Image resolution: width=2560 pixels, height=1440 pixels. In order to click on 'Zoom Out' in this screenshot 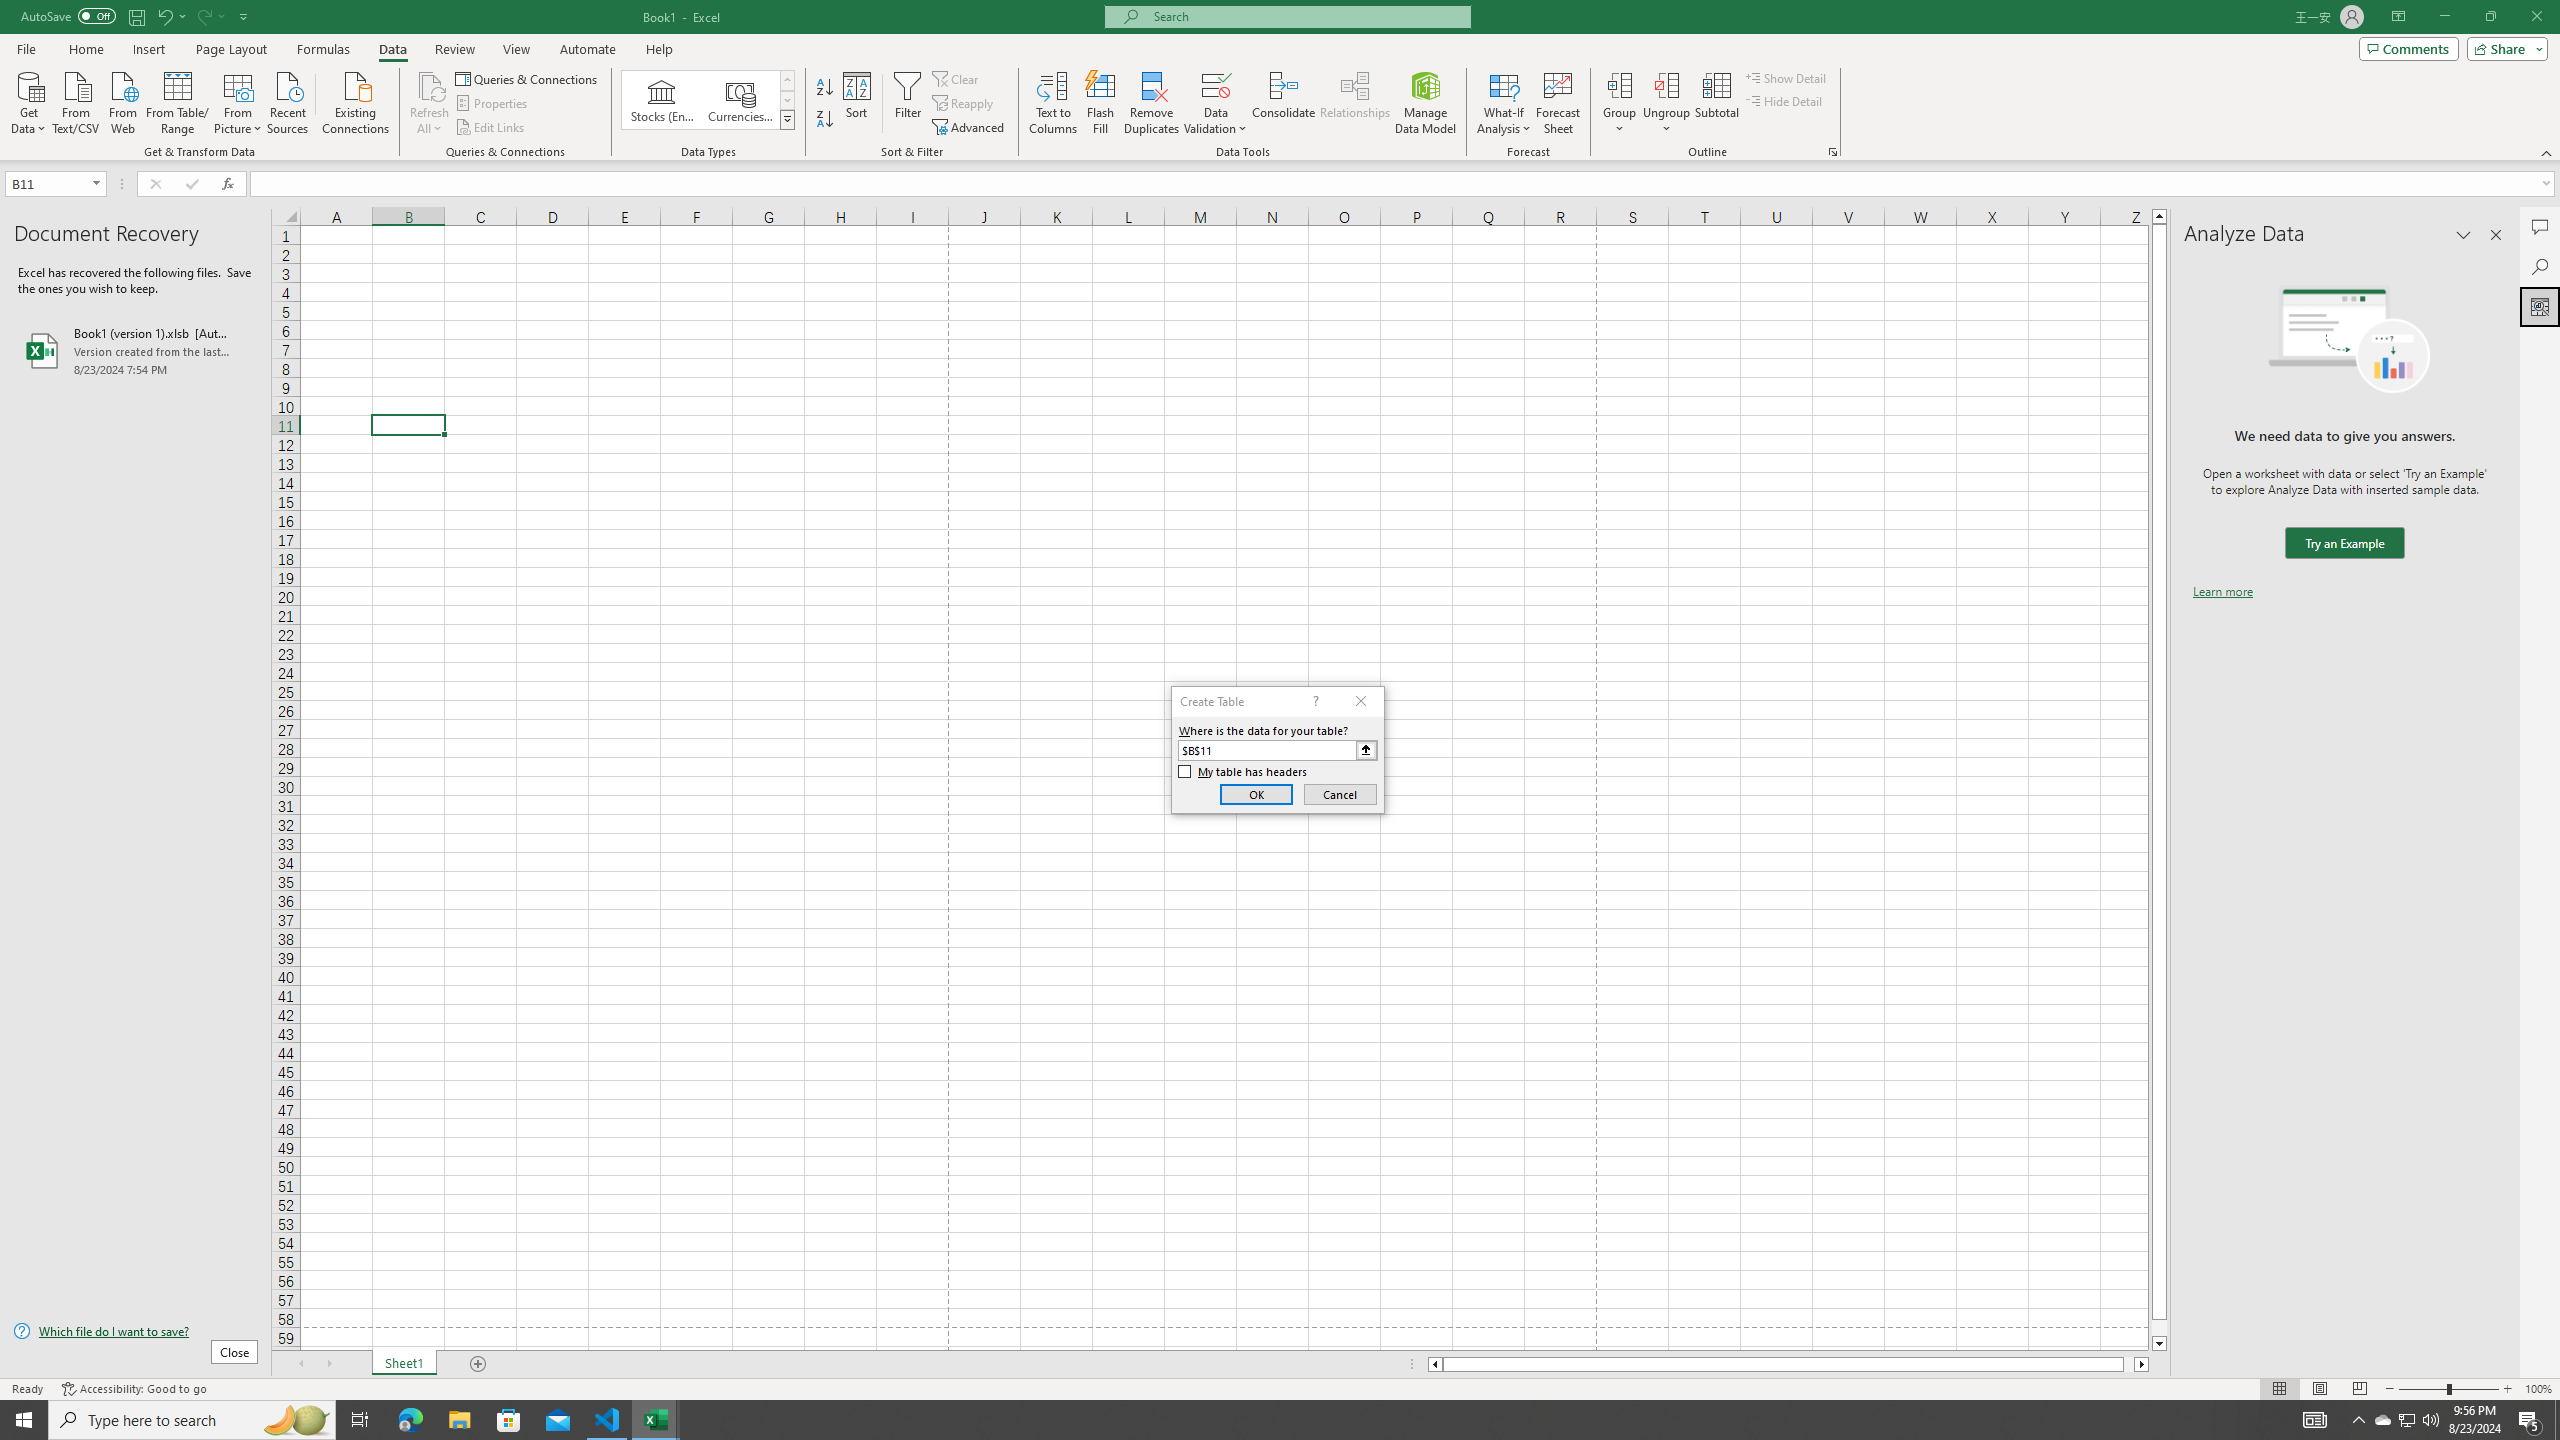, I will do `click(2422, 1389)`.